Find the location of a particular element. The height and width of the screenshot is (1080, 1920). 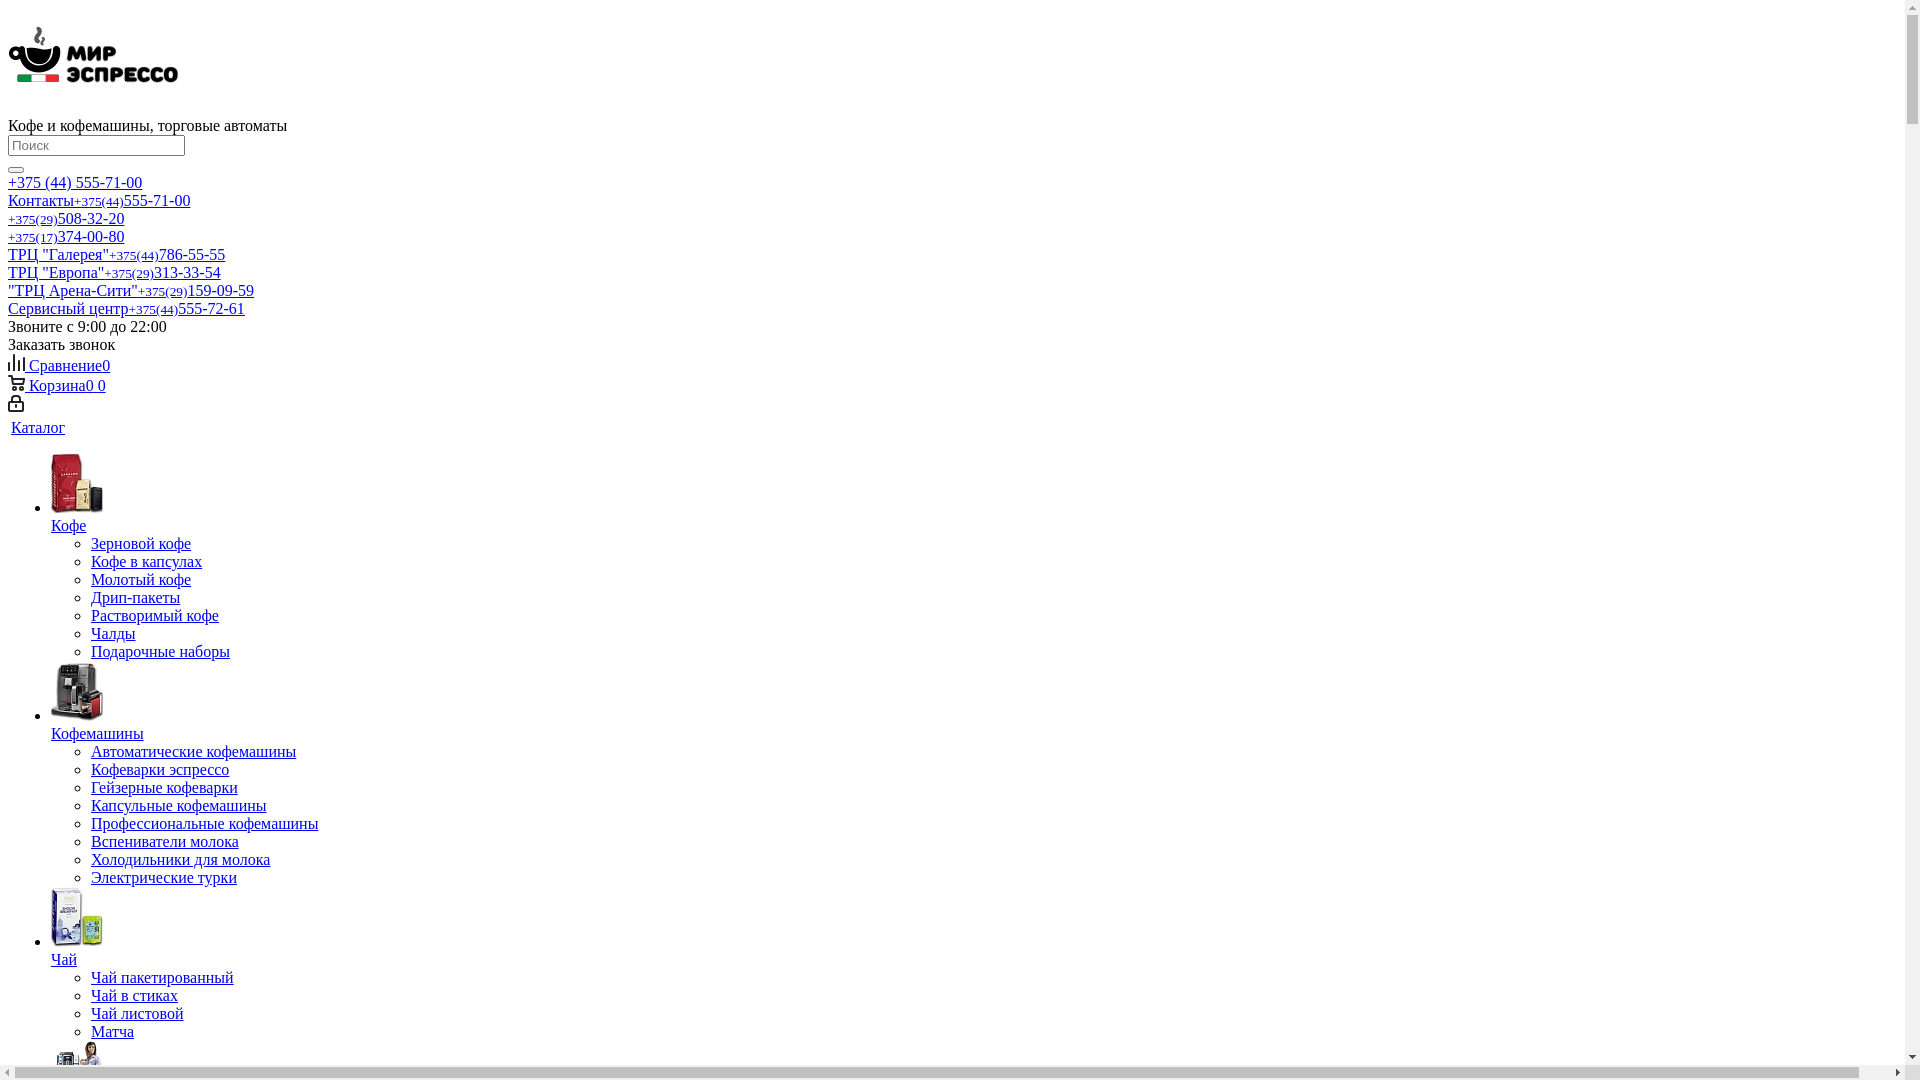

'+375(17)374-00-80' is located at coordinates (66, 235).